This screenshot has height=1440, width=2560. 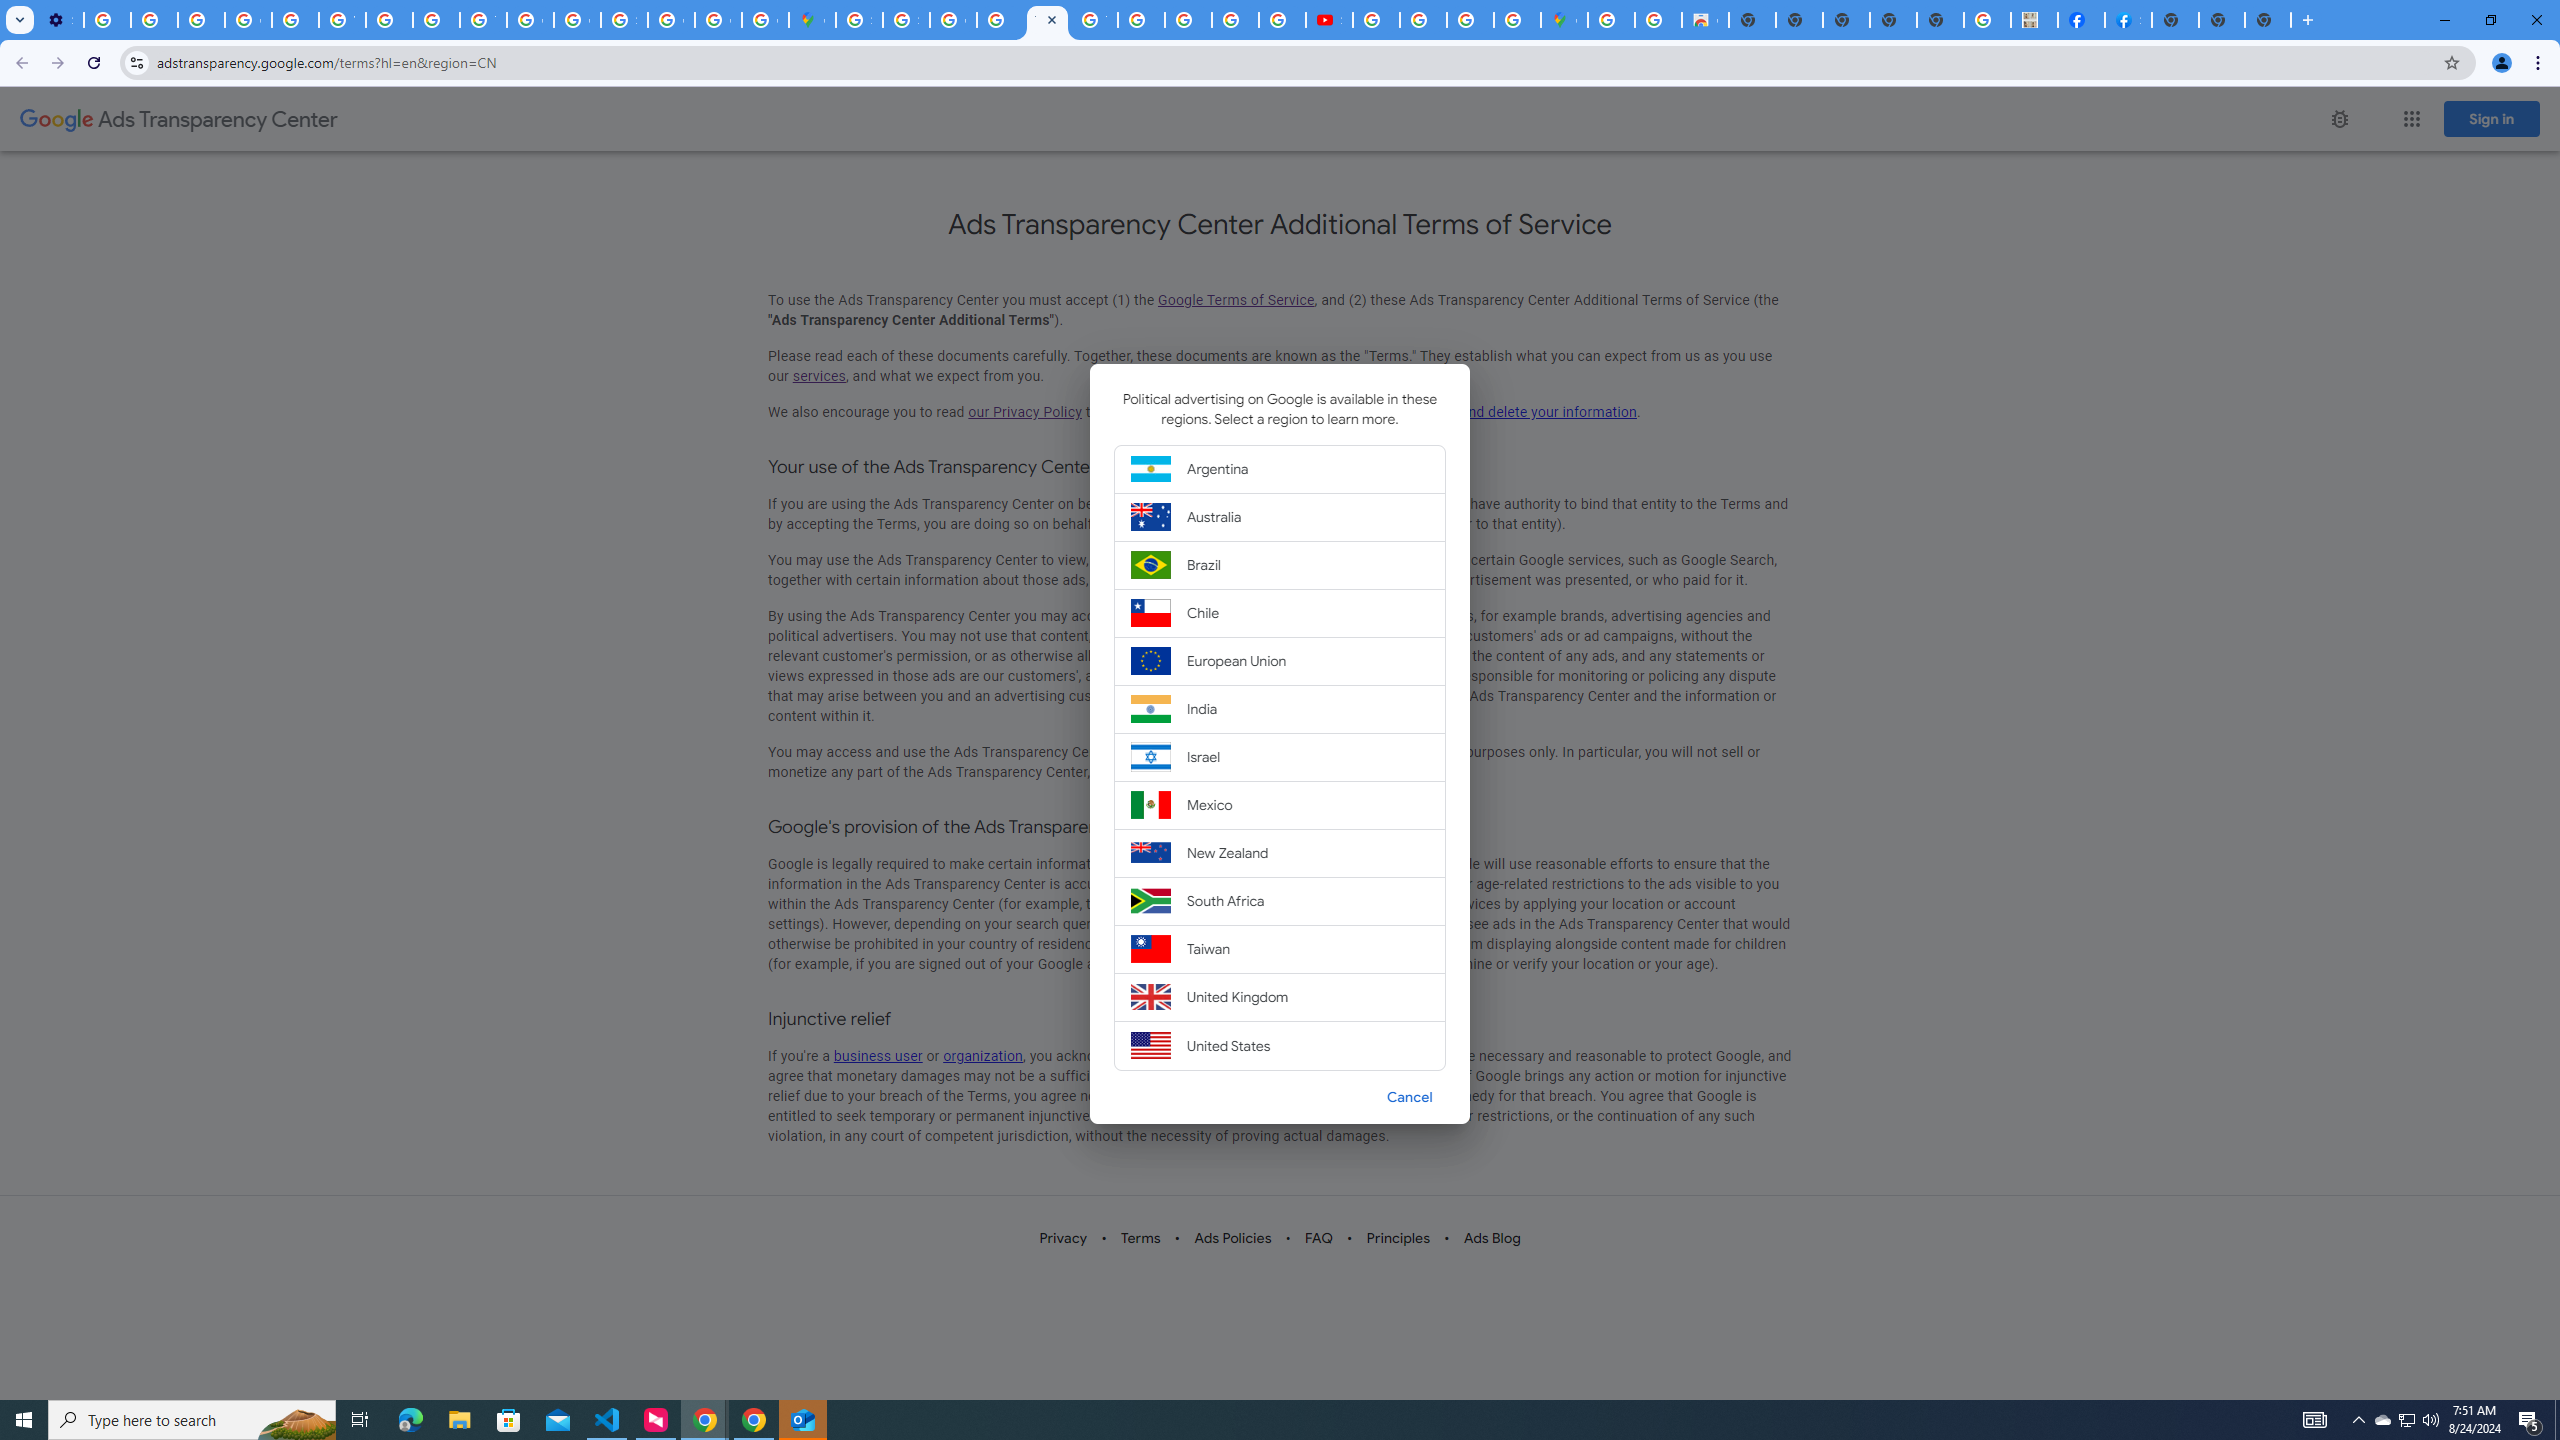 What do you see at coordinates (1491, 1237) in the screenshot?
I see `'Ads Blog'` at bounding box center [1491, 1237].